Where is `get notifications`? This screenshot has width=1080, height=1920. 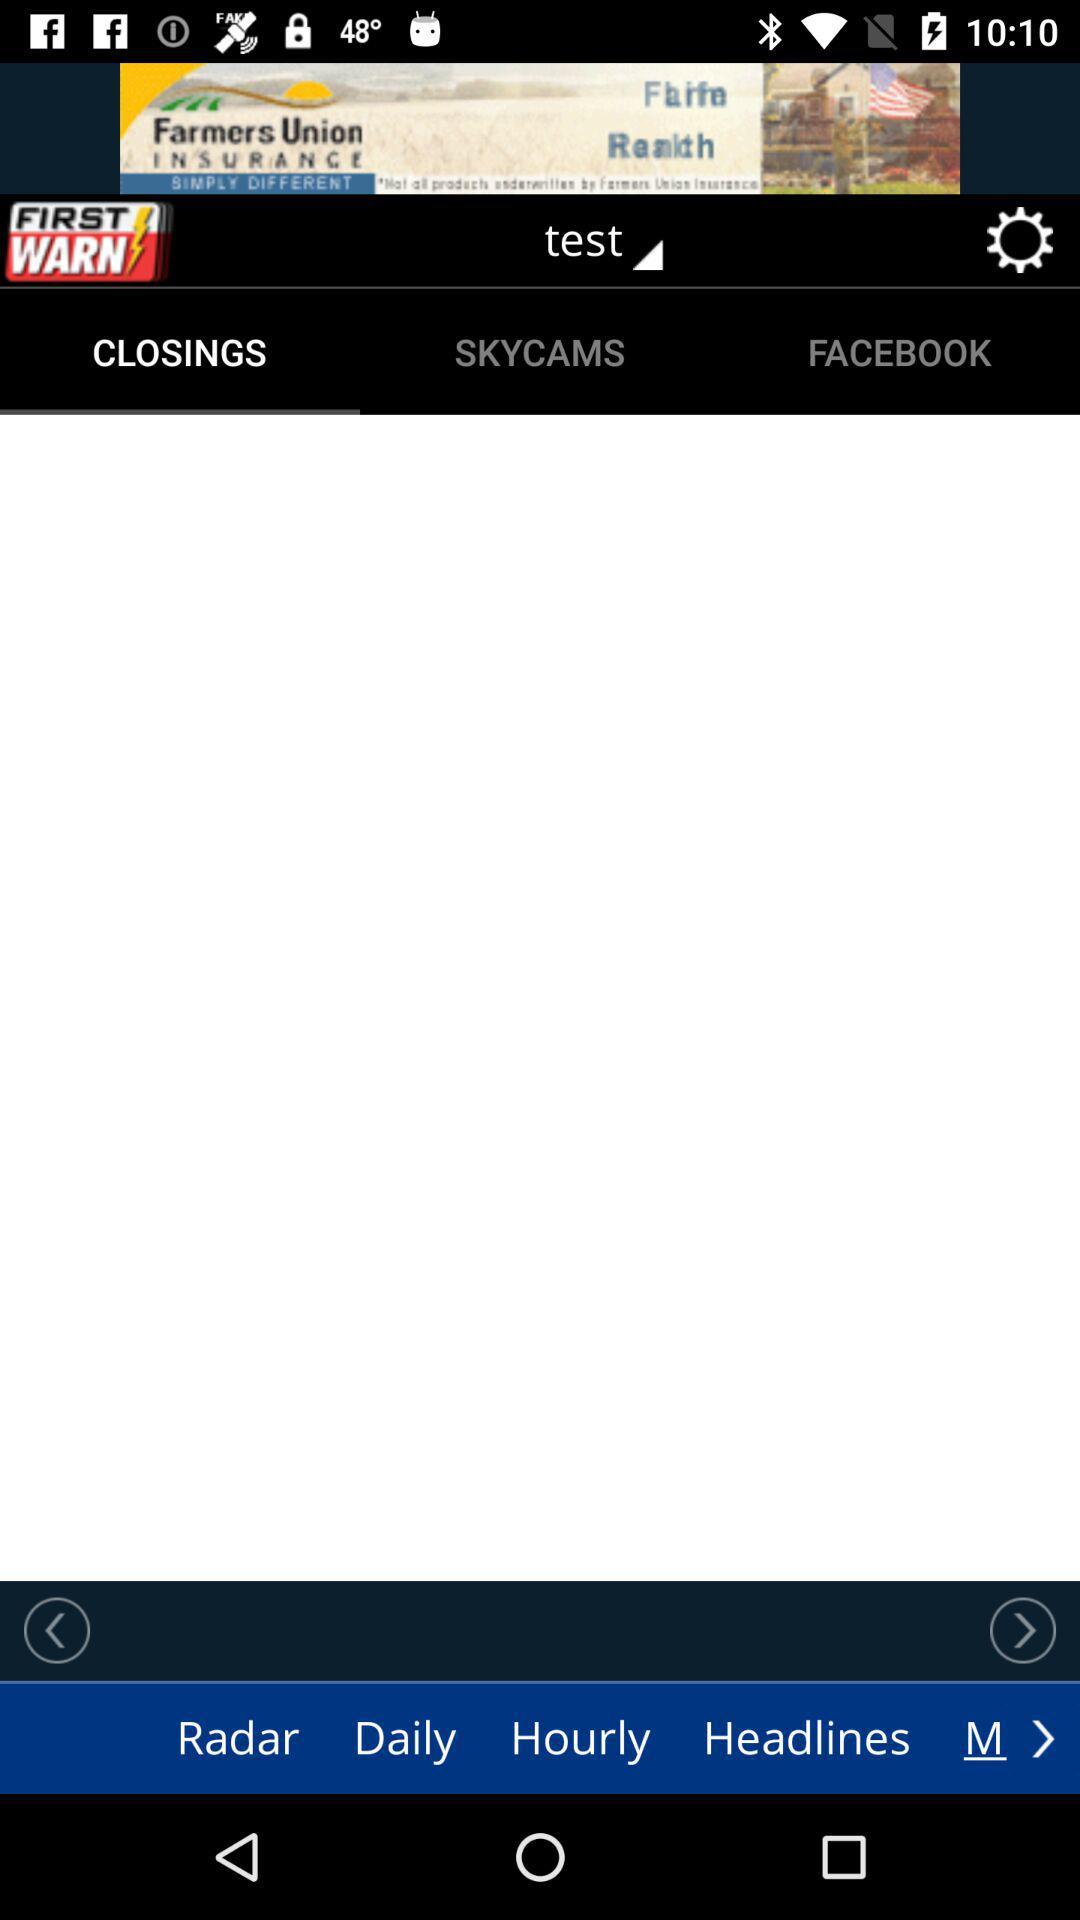 get notifications is located at coordinates (131, 240).